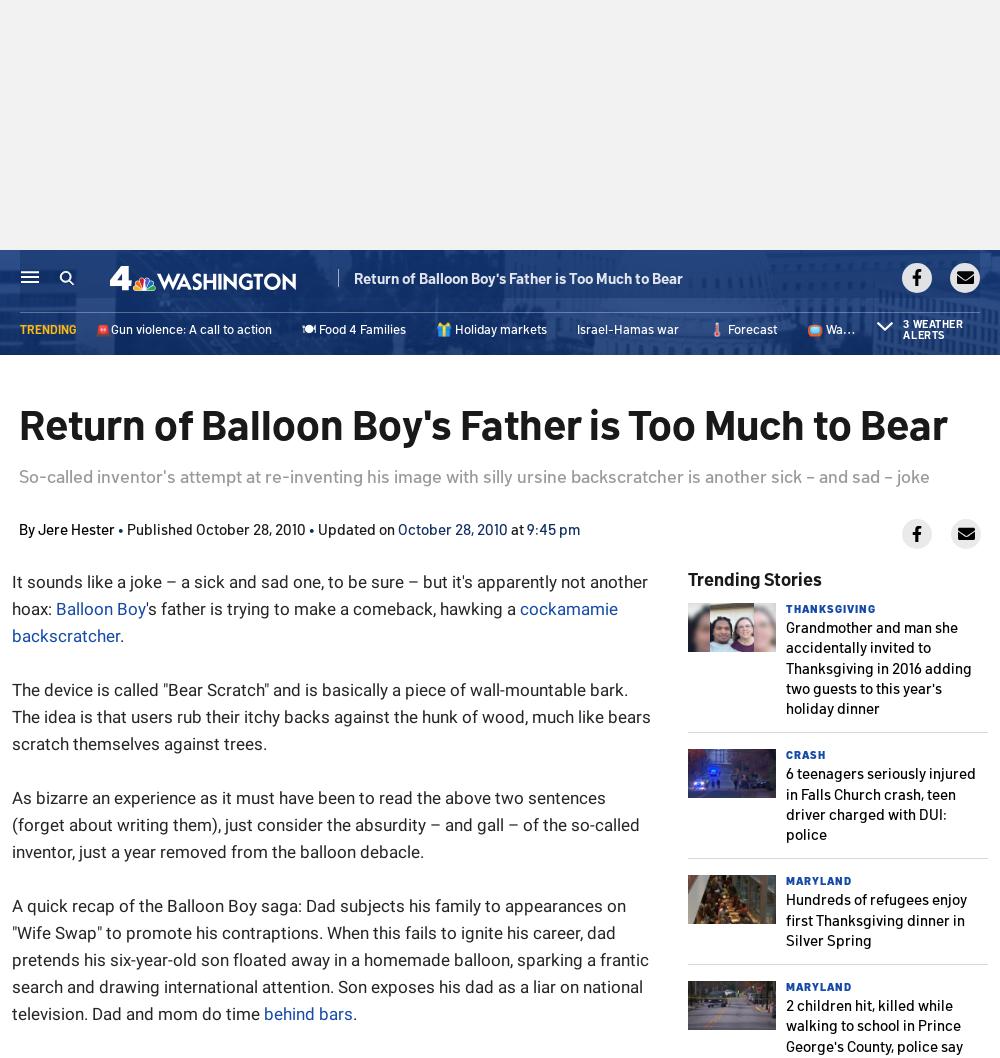 Image resolution: width=1000 pixels, height=1058 pixels. What do you see at coordinates (183, 333) in the screenshot?
I see `'🚨Gun violence: A call to action'` at bounding box center [183, 333].